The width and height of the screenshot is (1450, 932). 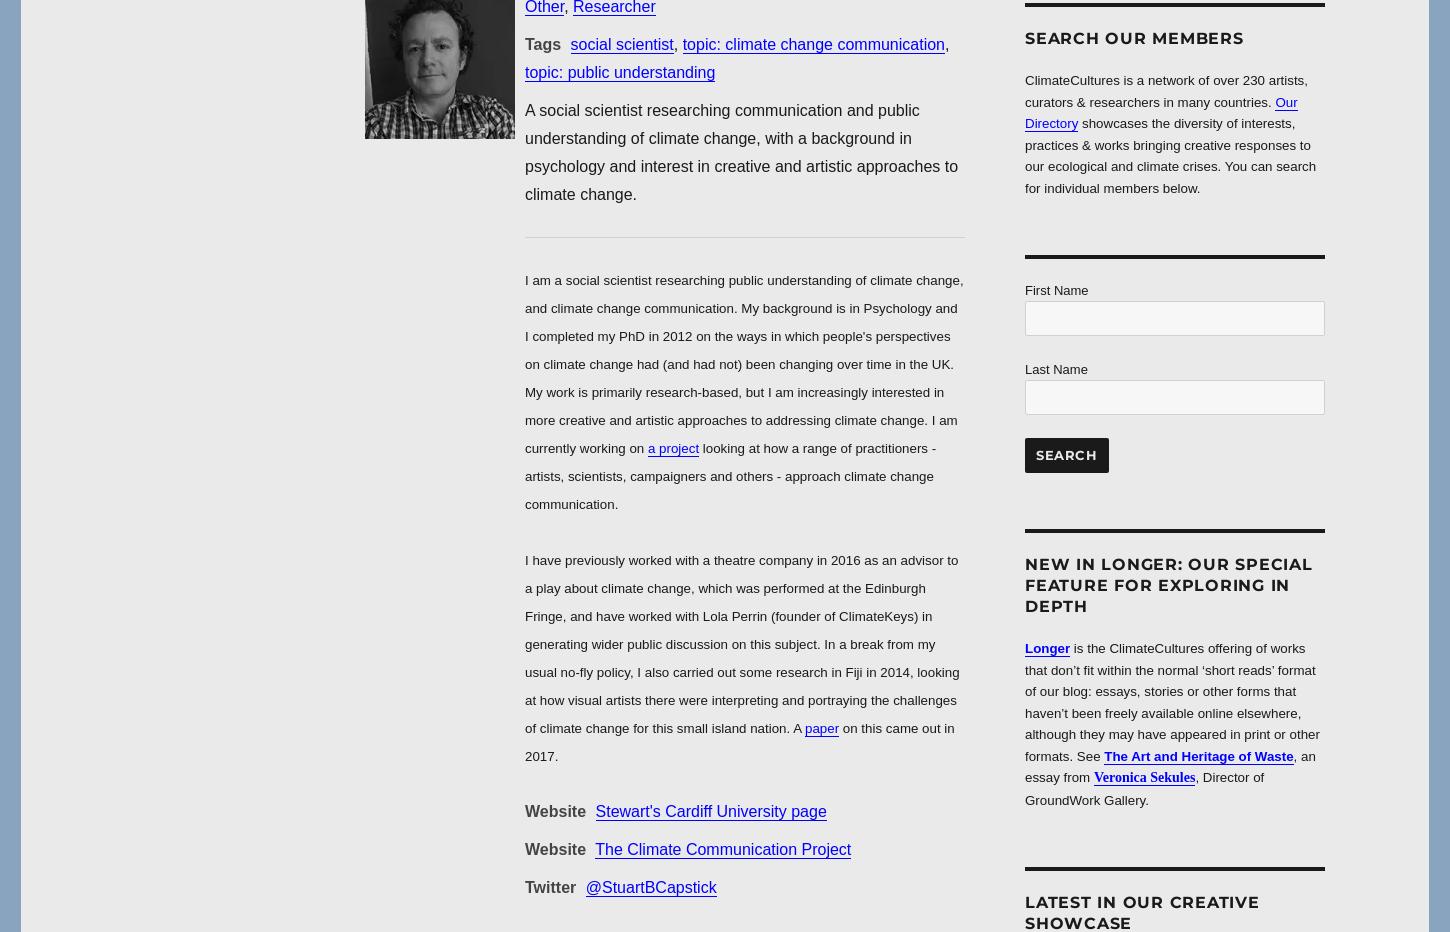 What do you see at coordinates (1169, 766) in the screenshot?
I see `', an essay from'` at bounding box center [1169, 766].